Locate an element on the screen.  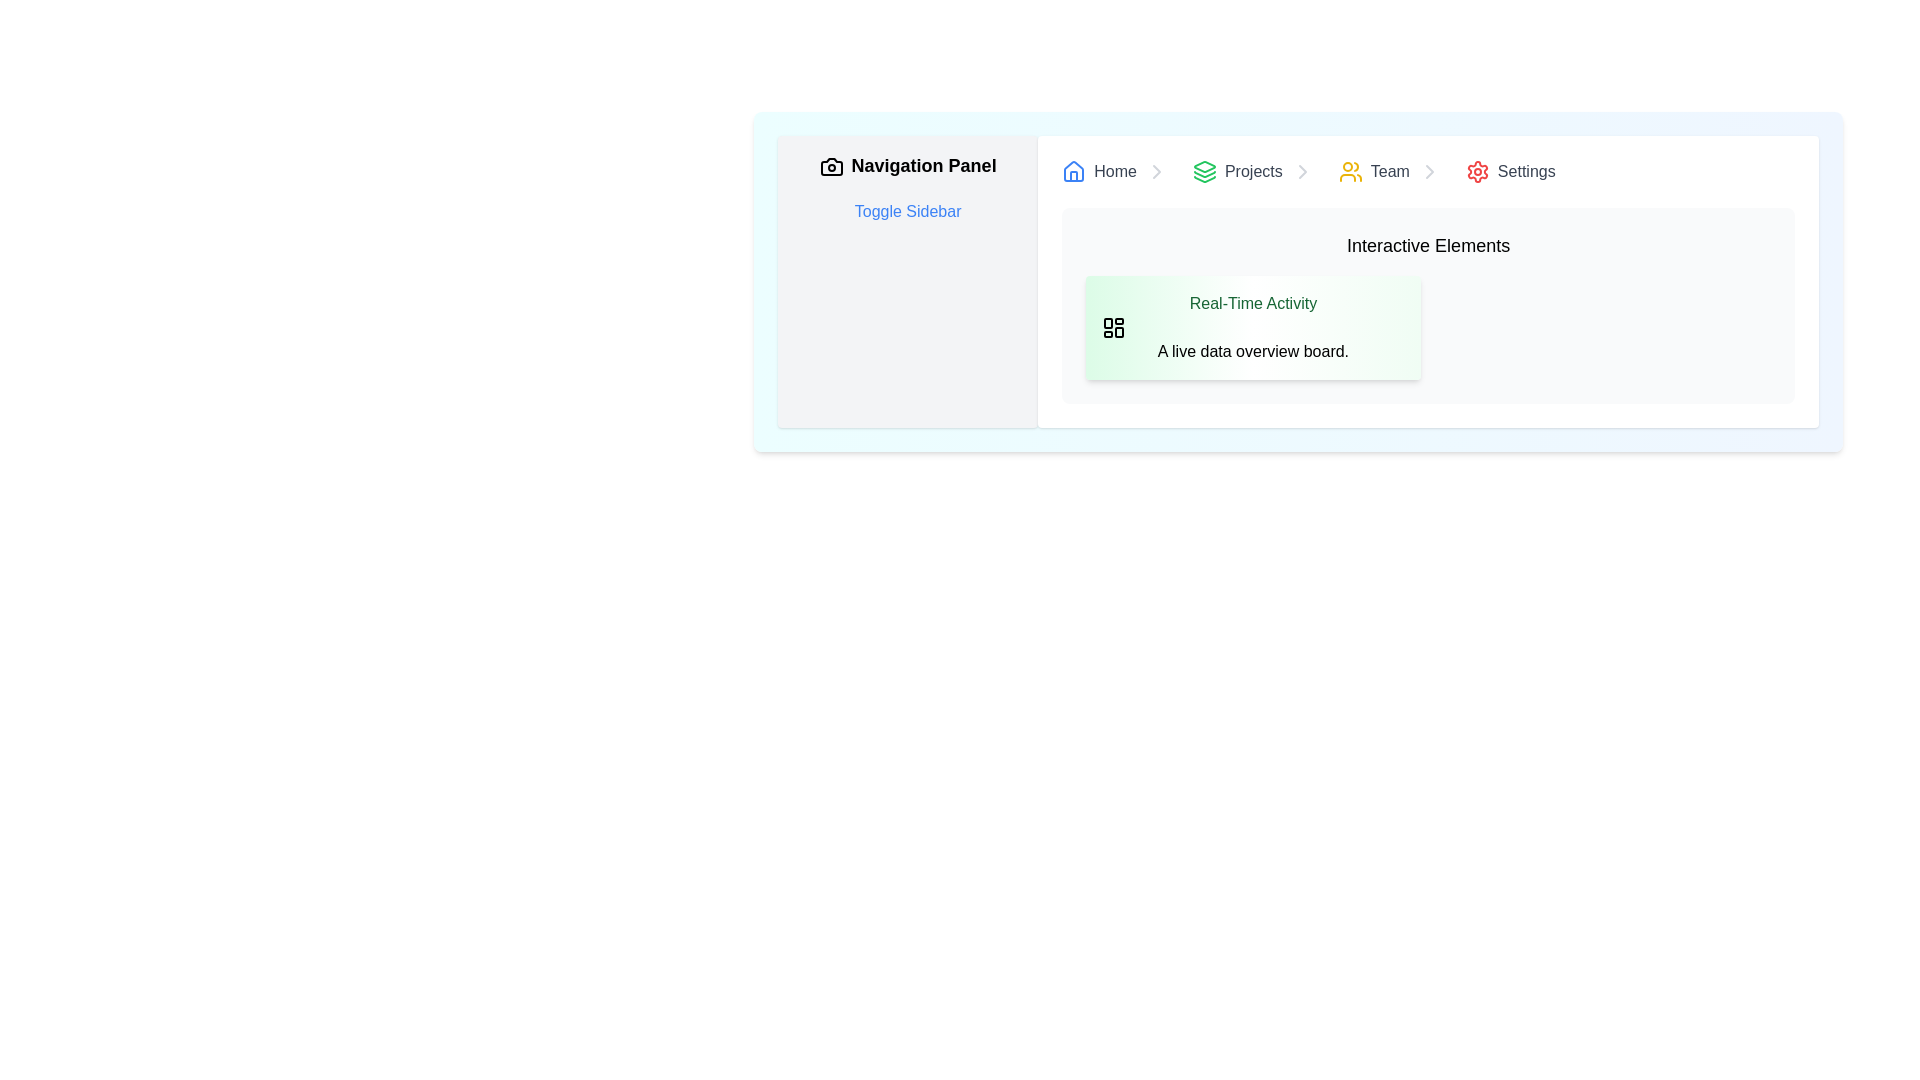
the decorative icon representing the 'Navigation Panel' located at the top-left corner of the sidebar, directly to the left of the text 'Navigation Panel' is located at coordinates (831, 166).